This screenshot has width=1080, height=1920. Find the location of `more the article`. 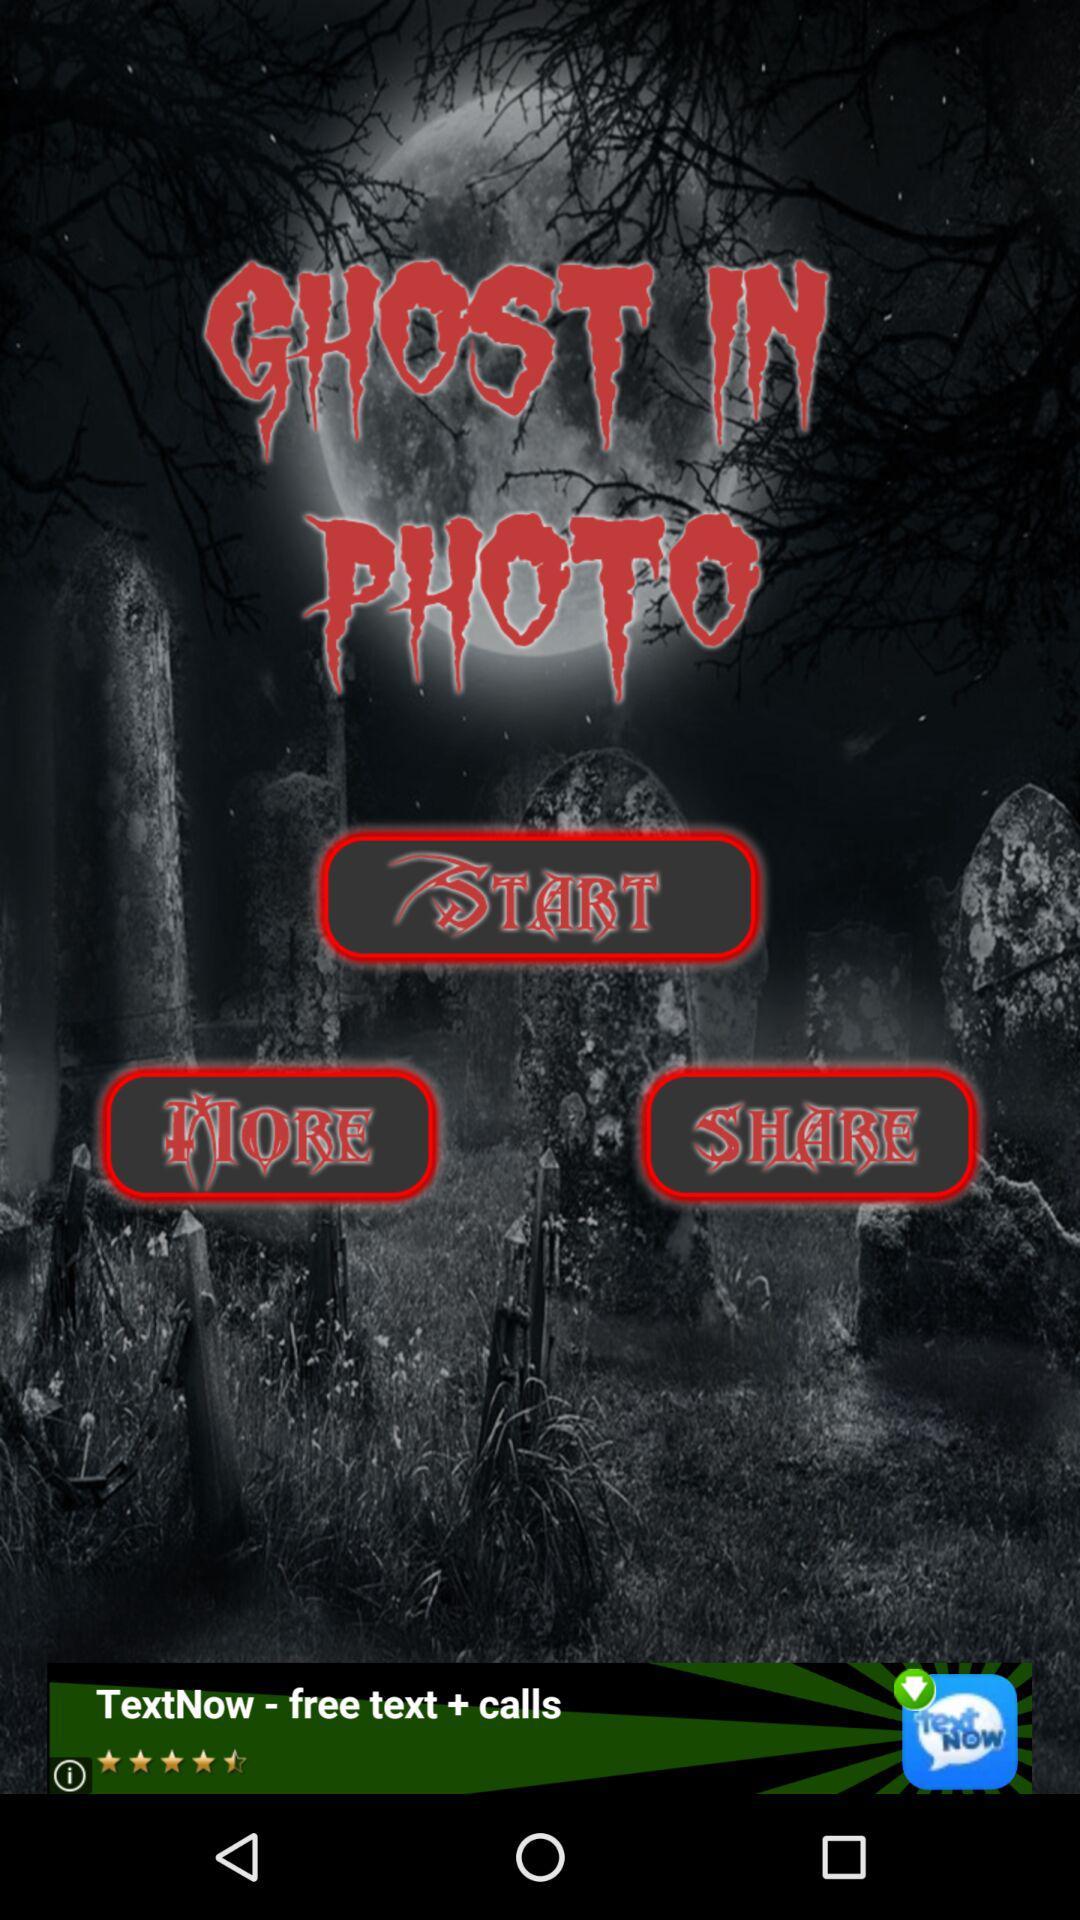

more the article is located at coordinates (268, 1134).